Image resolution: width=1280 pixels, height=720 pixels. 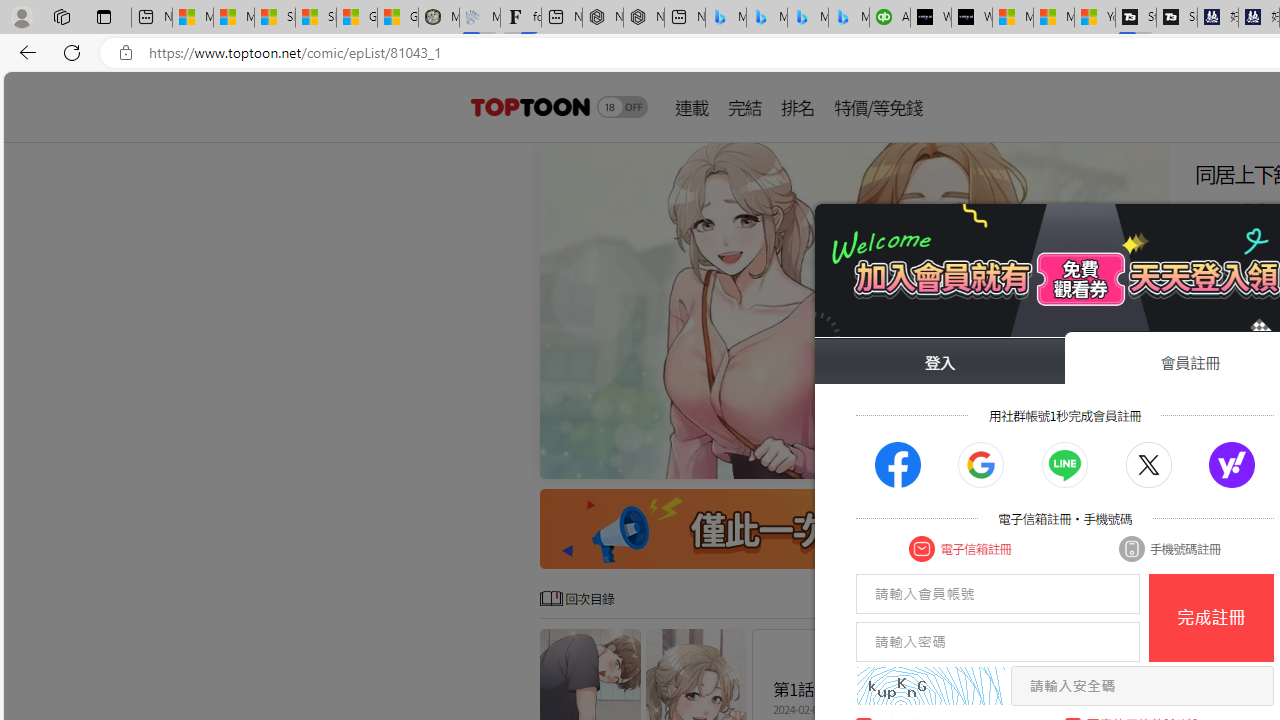 What do you see at coordinates (621, 106) in the screenshot?
I see `'Class:  switch_18mode actionAdultBtn'` at bounding box center [621, 106].